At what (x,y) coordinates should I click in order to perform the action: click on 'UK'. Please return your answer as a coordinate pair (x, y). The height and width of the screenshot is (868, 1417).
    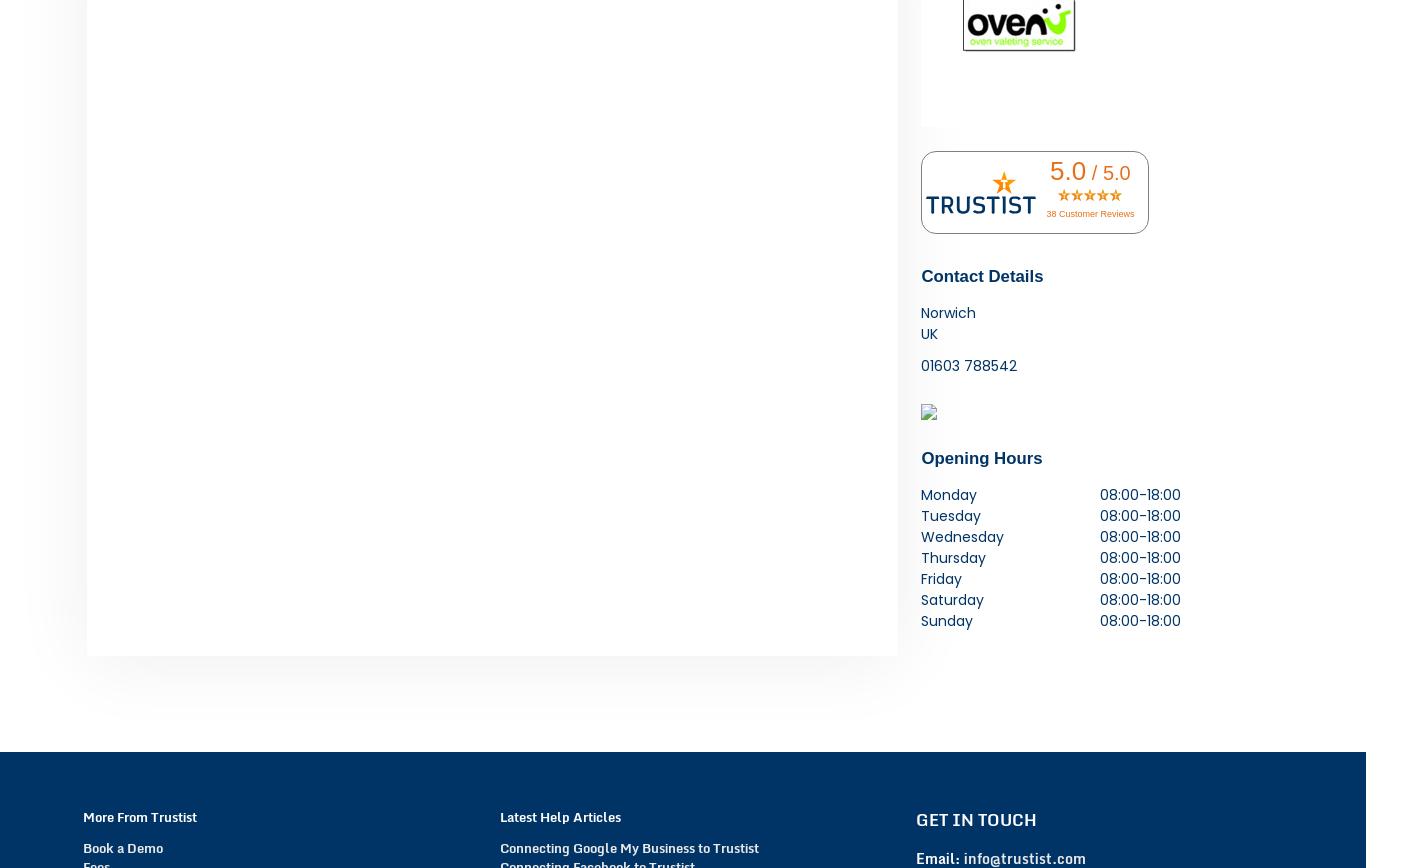
    Looking at the image, I should click on (929, 332).